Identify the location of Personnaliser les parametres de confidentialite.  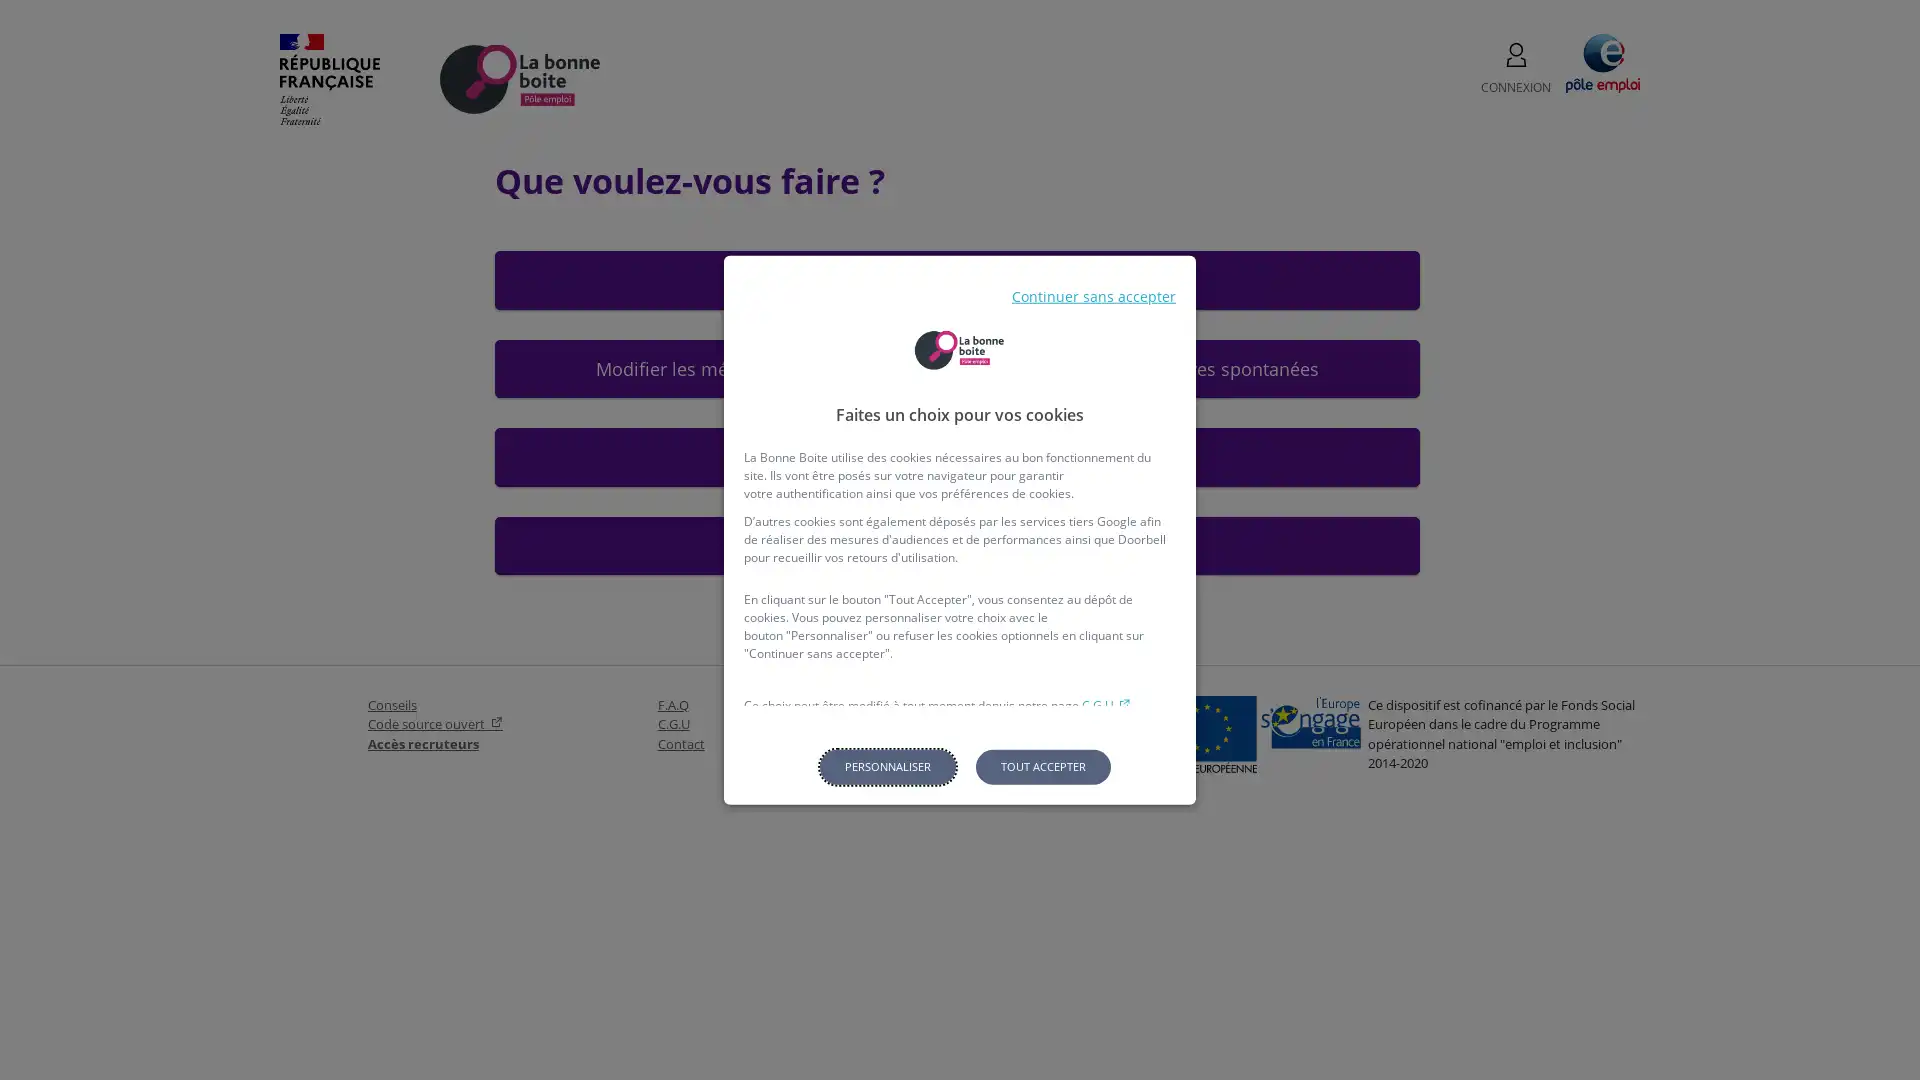
(886, 765).